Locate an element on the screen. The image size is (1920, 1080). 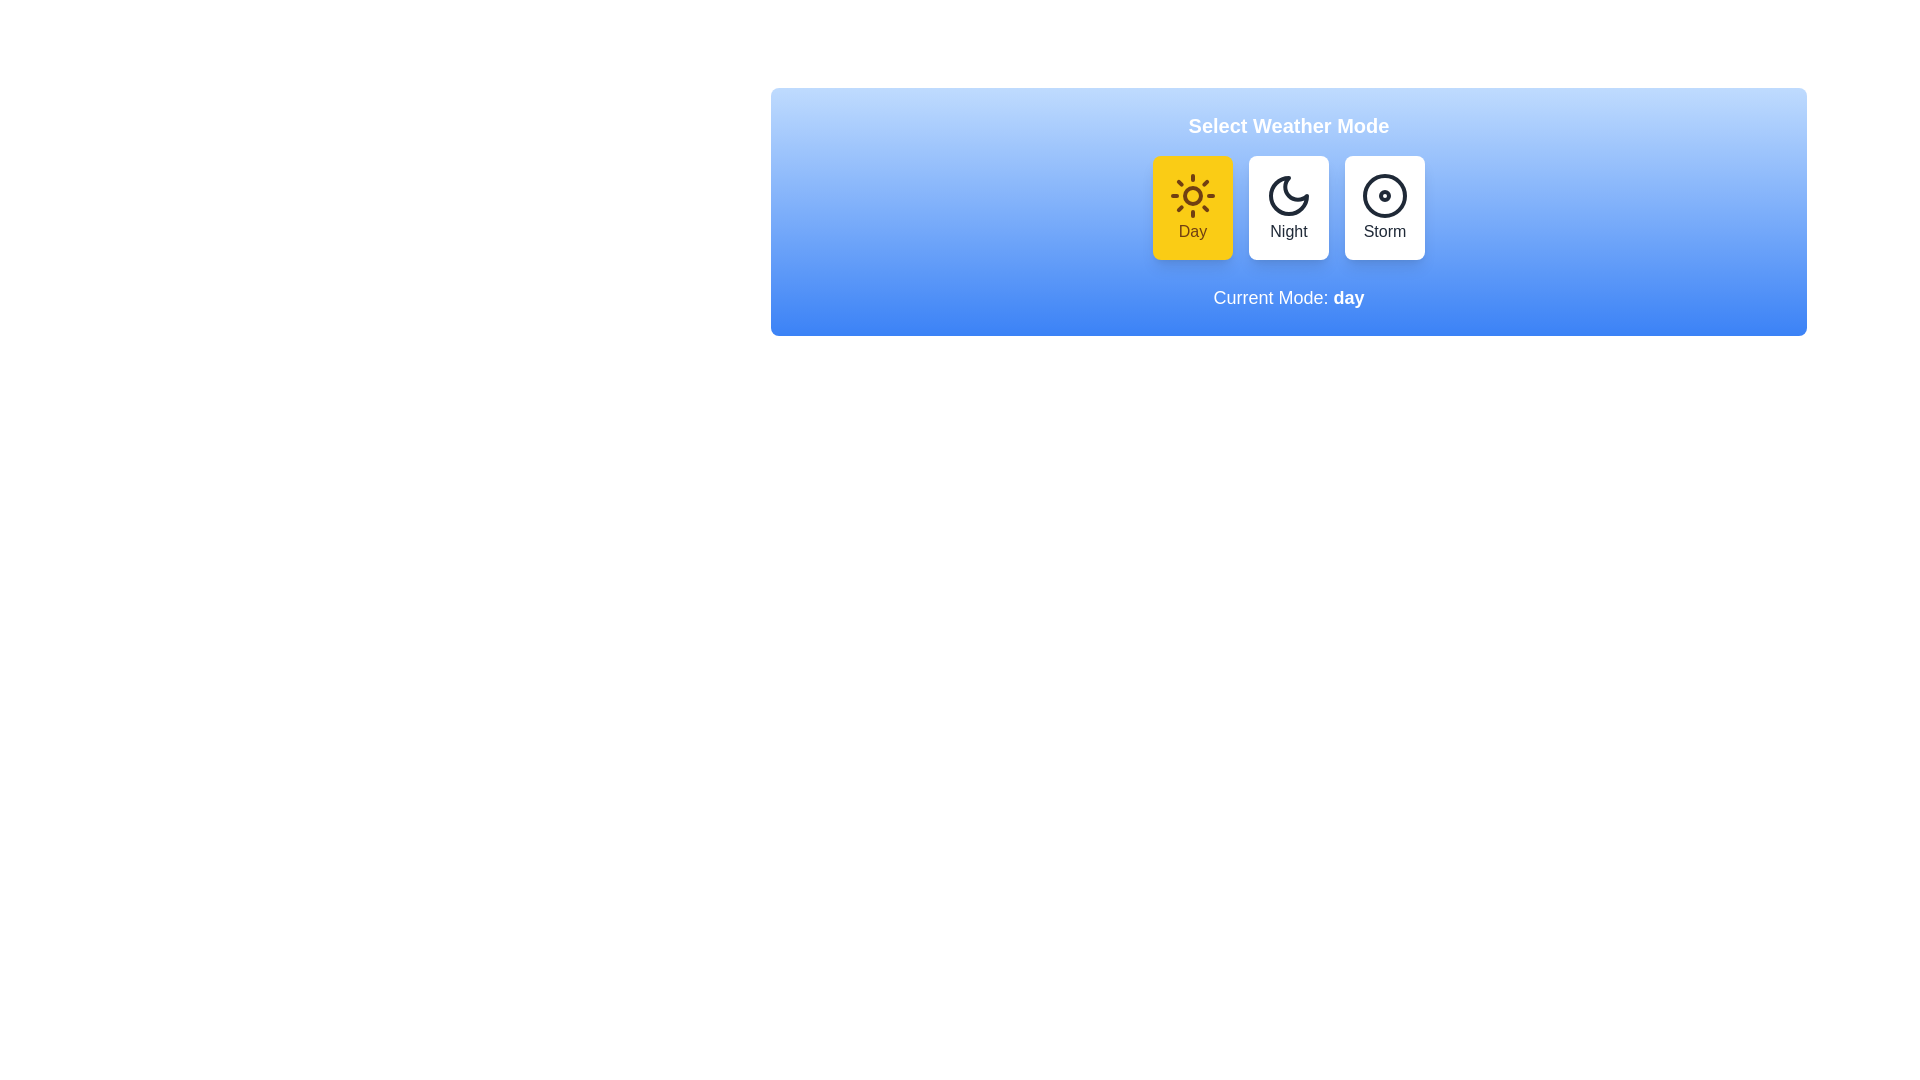
the button labeled Storm is located at coordinates (1384, 208).